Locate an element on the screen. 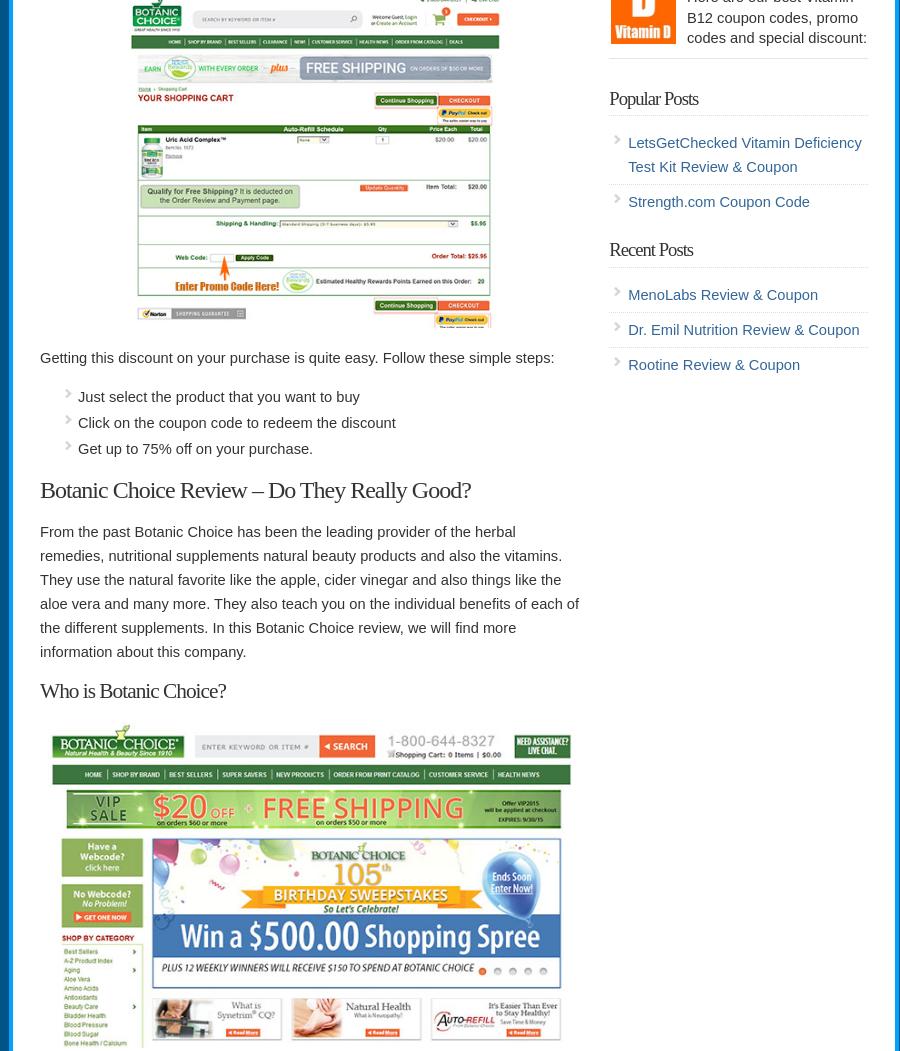 The width and height of the screenshot is (900, 1051). 'Click on the coupon code to redeem the discount' is located at coordinates (235, 423).